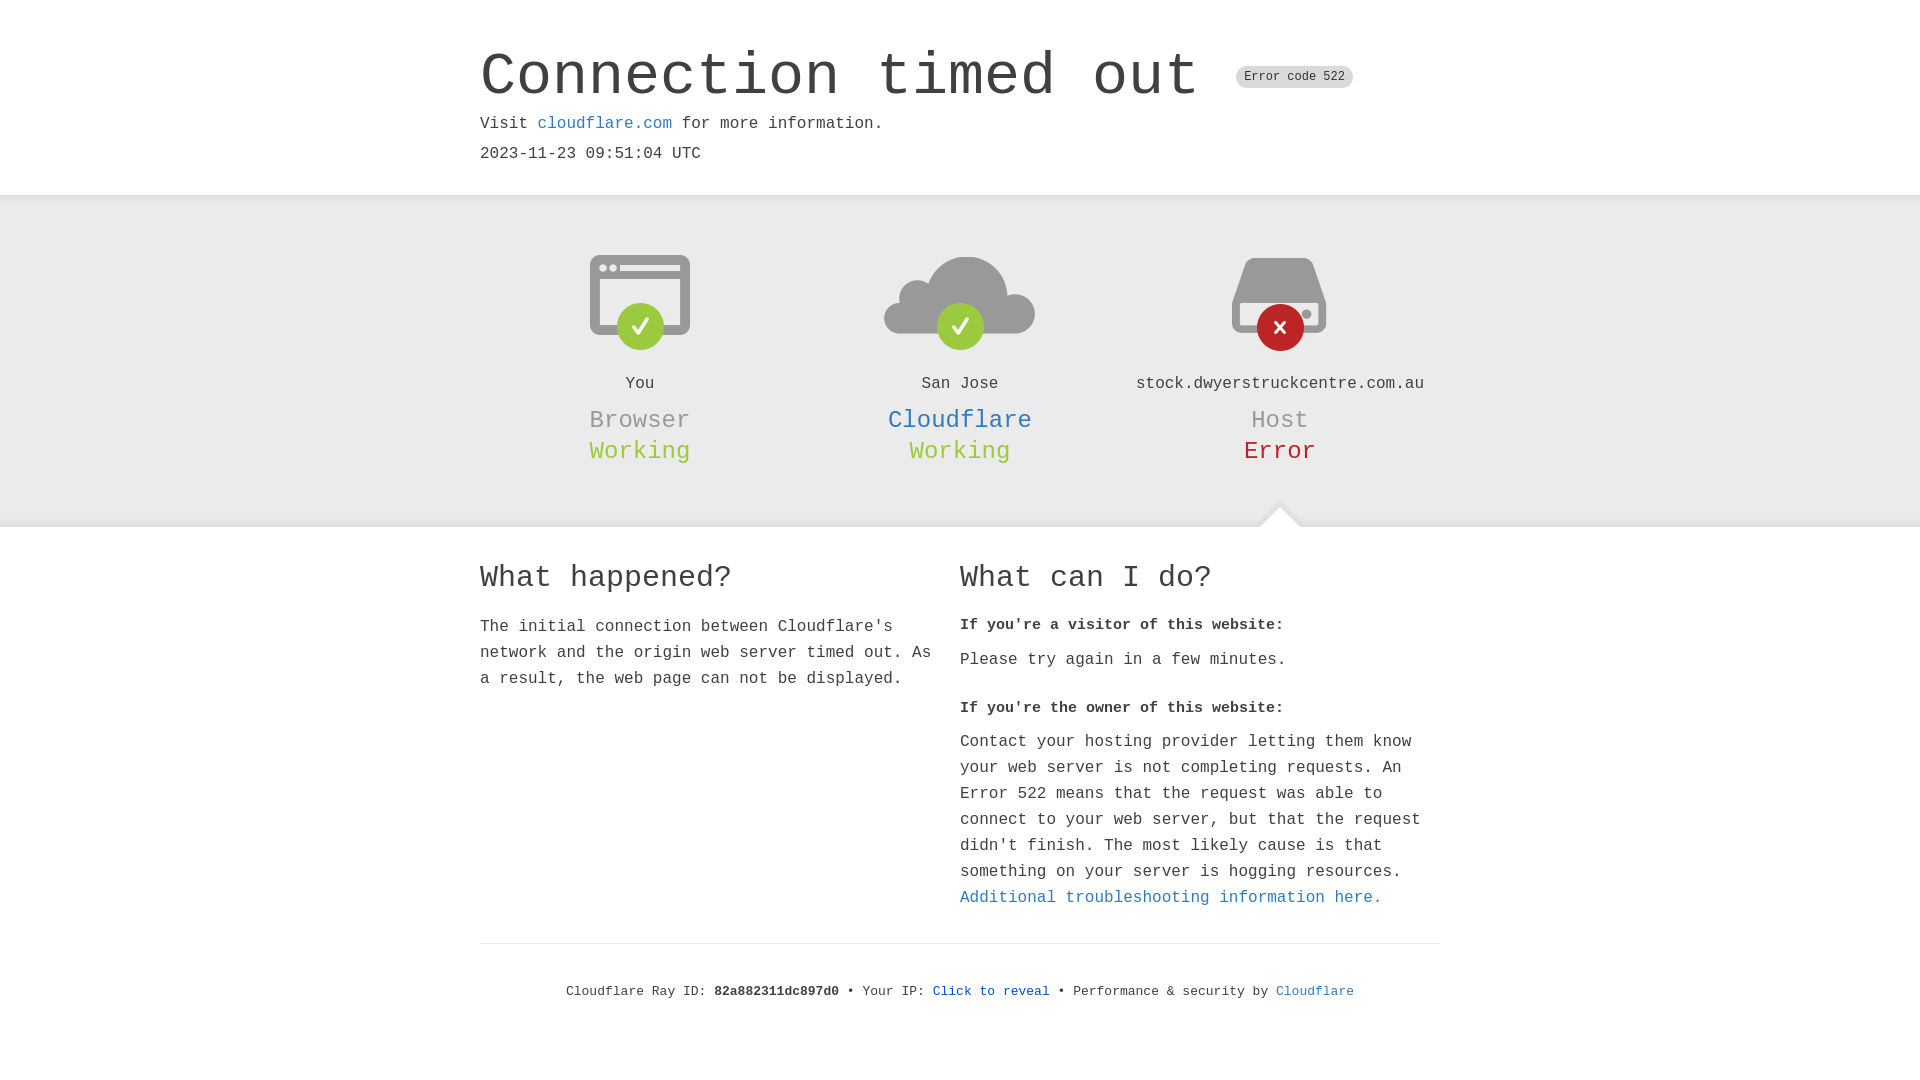 This screenshot has width=1920, height=1080. What do you see at coordinates (931, 991) in the screenshot?
I see `'Click to reveal'` at bounding box center [931, 991].